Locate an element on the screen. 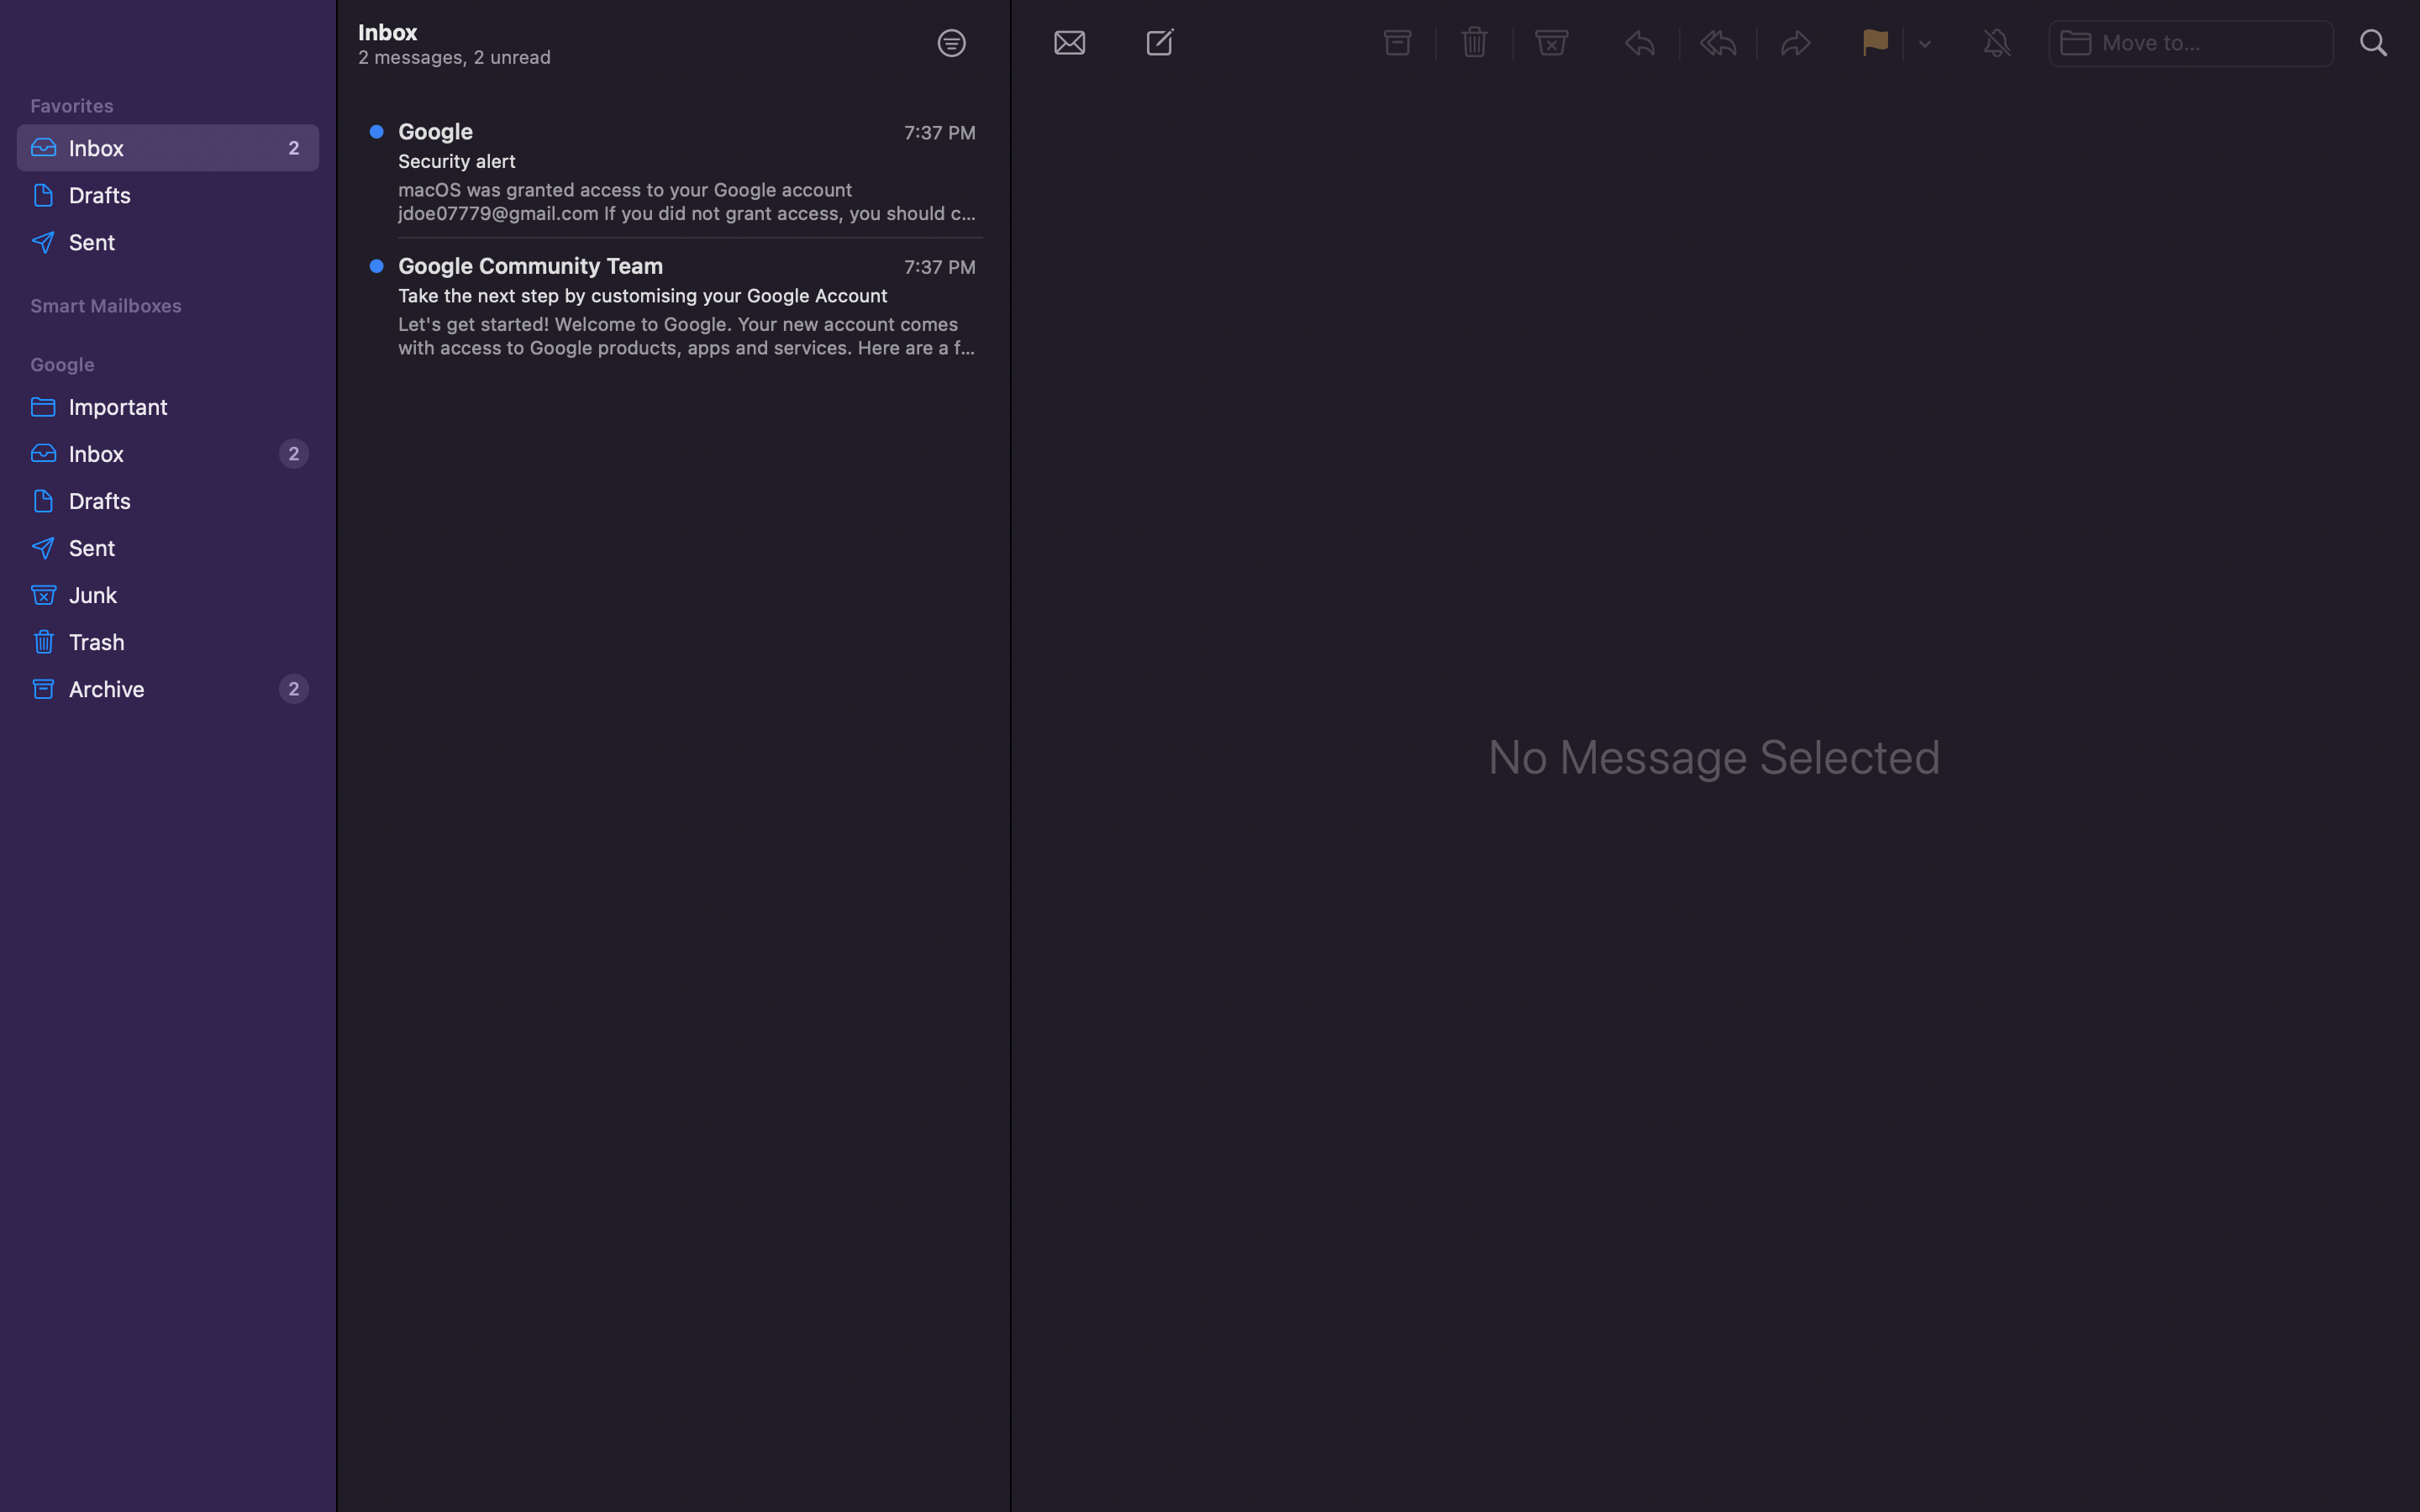  the sent mail box is located at coordinates (169, 548).